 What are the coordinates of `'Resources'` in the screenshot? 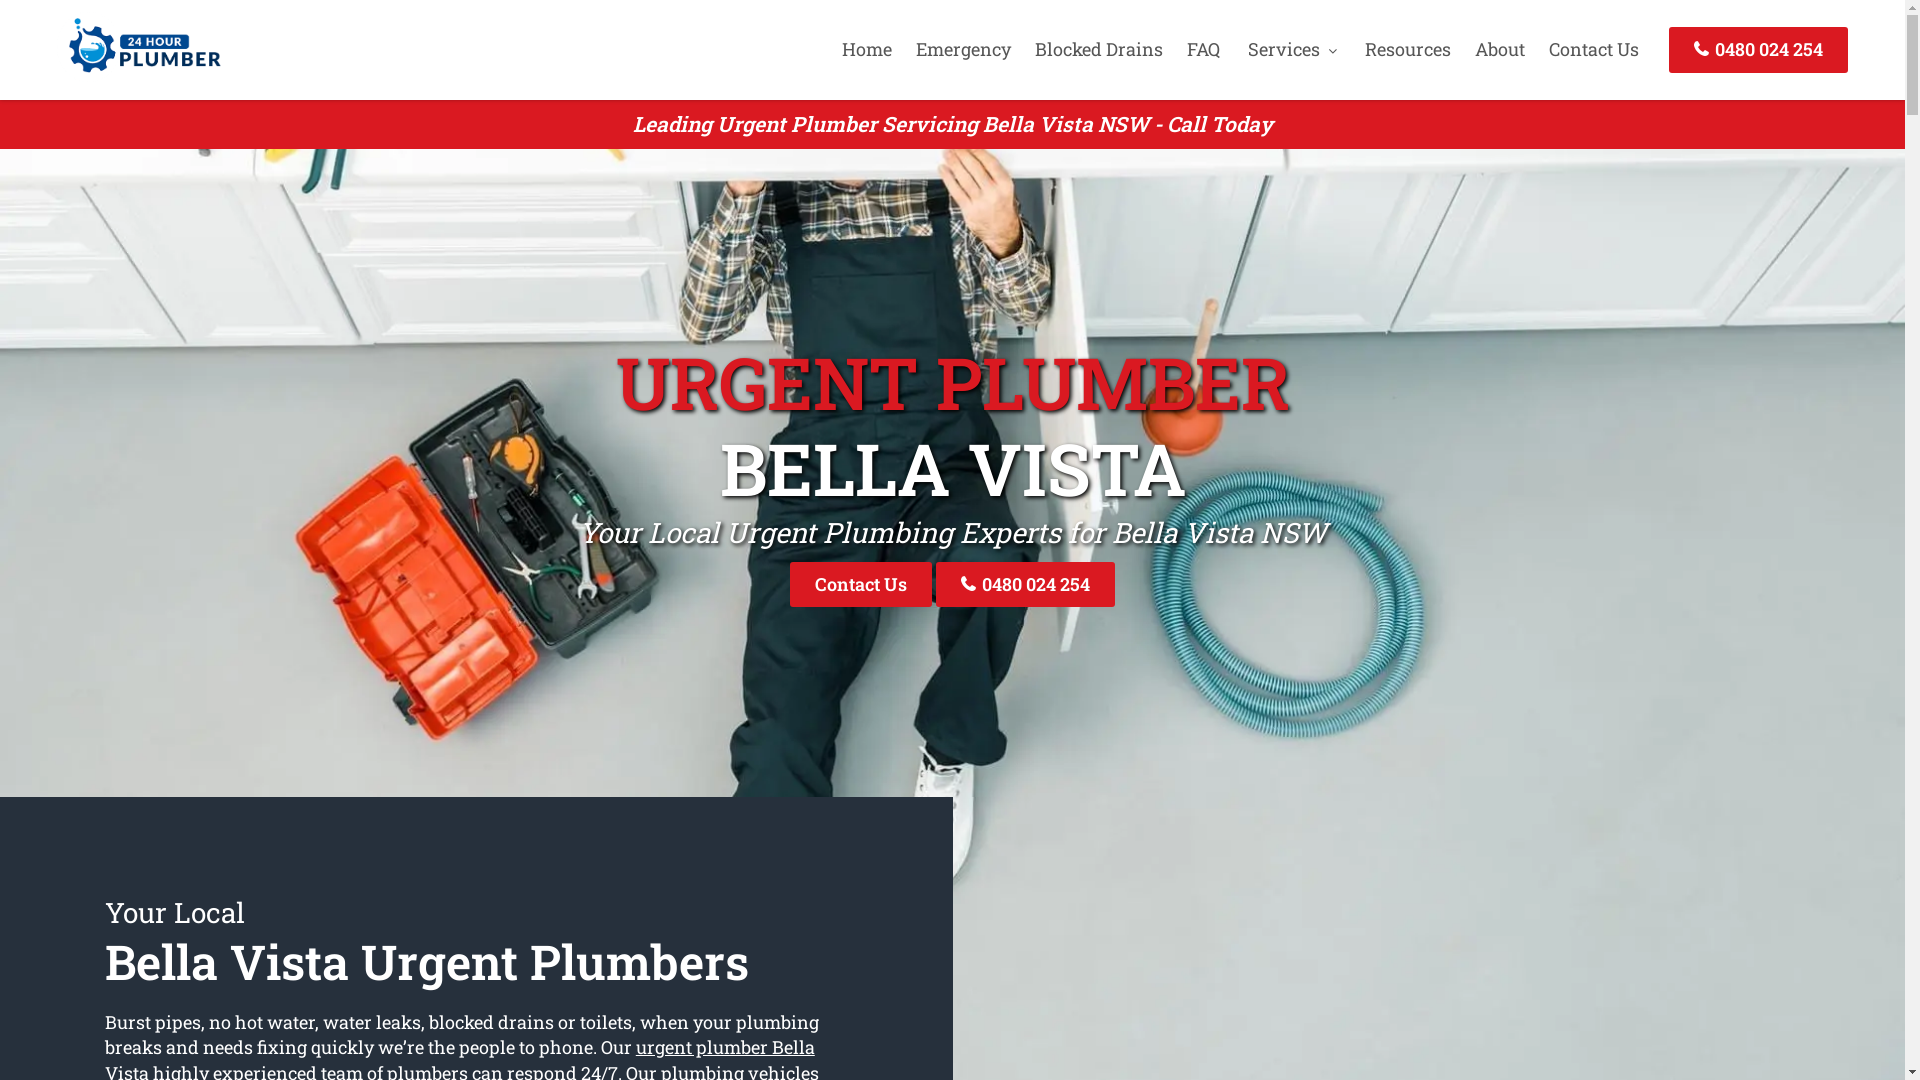 It's located at (1406, 48).